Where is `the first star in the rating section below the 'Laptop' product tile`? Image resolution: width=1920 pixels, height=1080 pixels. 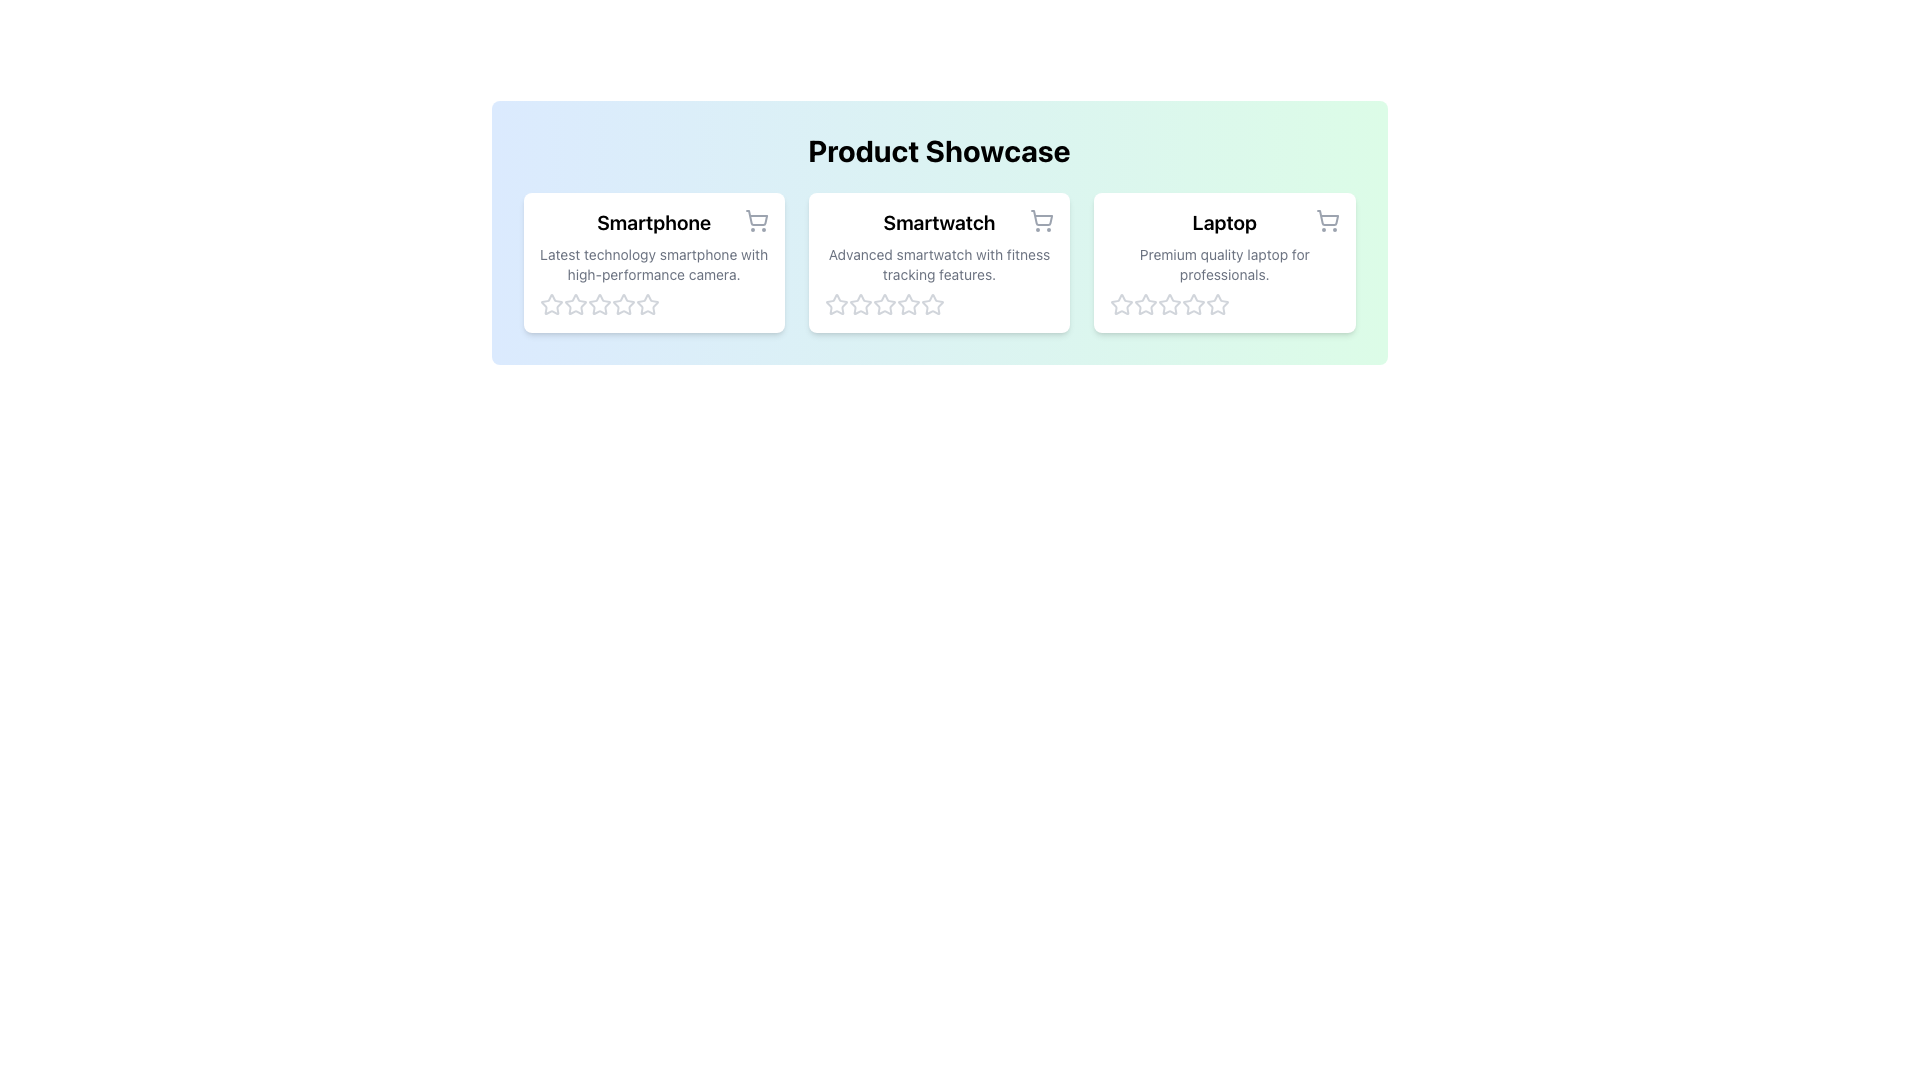 the first star in the rating section below the 'Laptop' product tile is located at coordinates (1122, 304).